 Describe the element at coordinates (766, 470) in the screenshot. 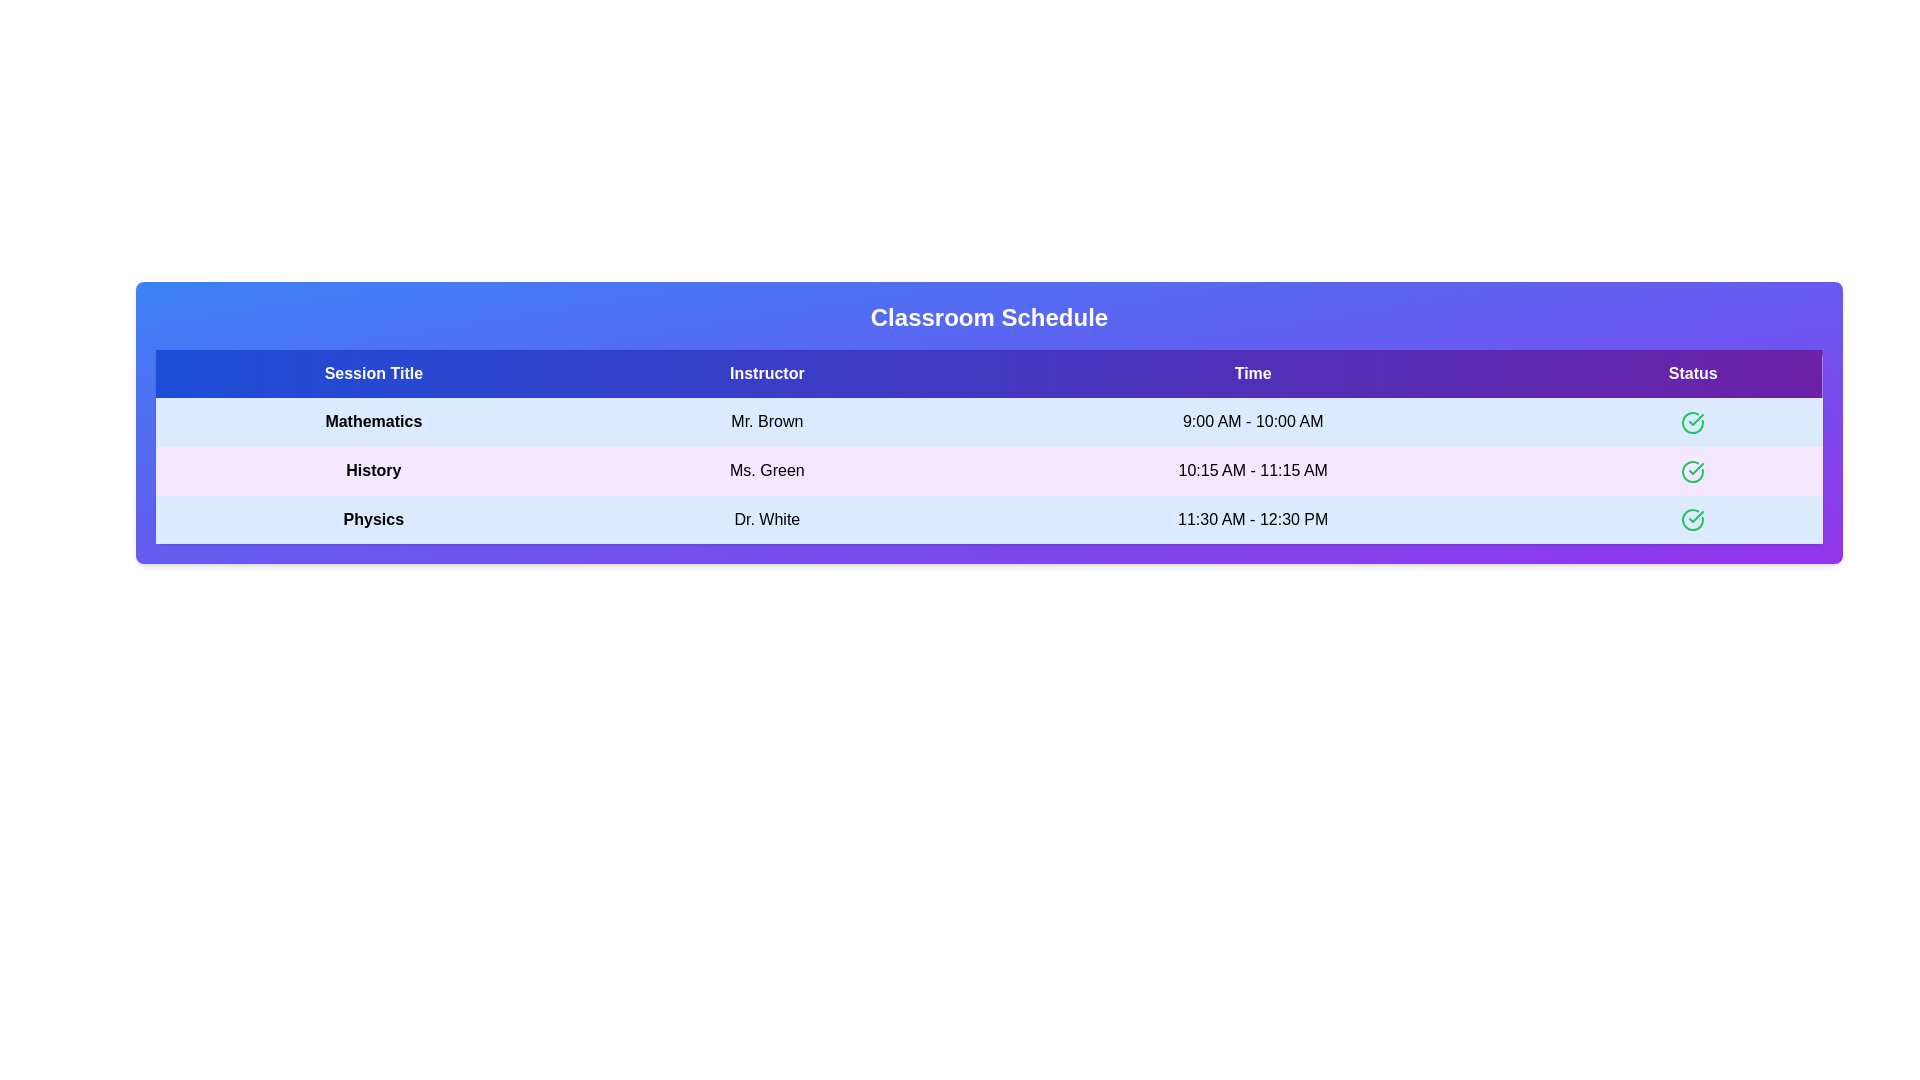

I see `the text element Ms. Green to select or copy its content` at that location.